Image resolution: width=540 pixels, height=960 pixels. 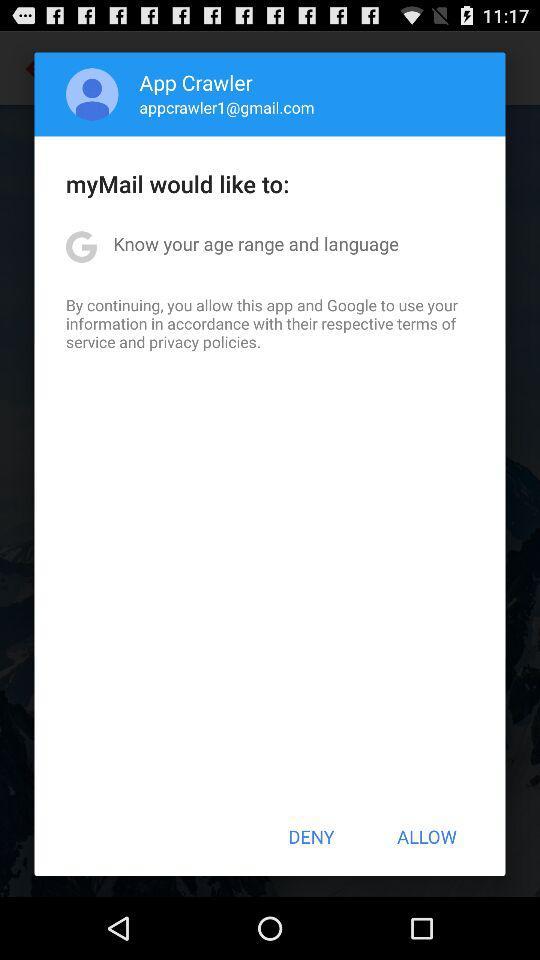 What do you see at coordinates (311, 836) in the screenshot?
I see `deny icon` at bounding box center [311, 836].